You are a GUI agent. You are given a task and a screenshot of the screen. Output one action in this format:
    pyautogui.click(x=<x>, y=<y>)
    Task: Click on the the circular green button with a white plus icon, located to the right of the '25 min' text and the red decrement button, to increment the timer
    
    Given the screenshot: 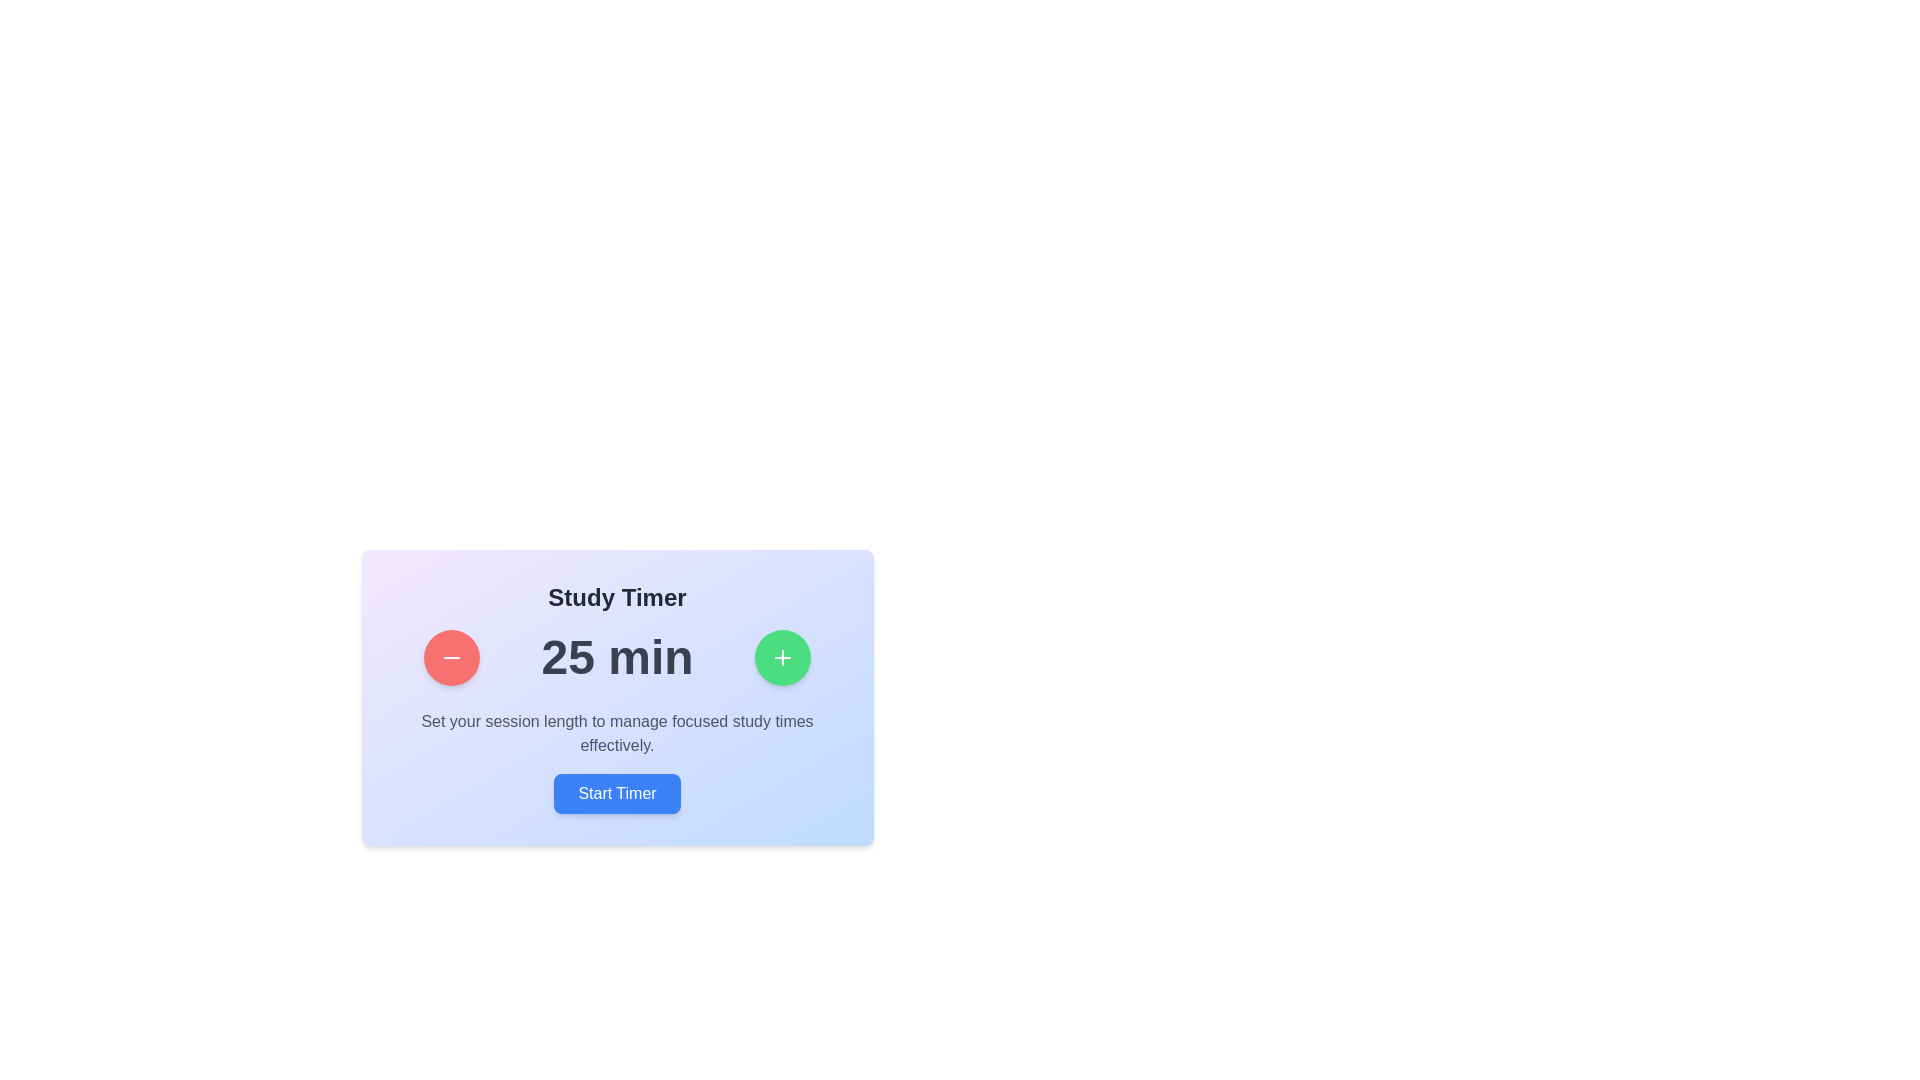 What is the action you would take?
    pyautogui.click(x=781, y=658)
    